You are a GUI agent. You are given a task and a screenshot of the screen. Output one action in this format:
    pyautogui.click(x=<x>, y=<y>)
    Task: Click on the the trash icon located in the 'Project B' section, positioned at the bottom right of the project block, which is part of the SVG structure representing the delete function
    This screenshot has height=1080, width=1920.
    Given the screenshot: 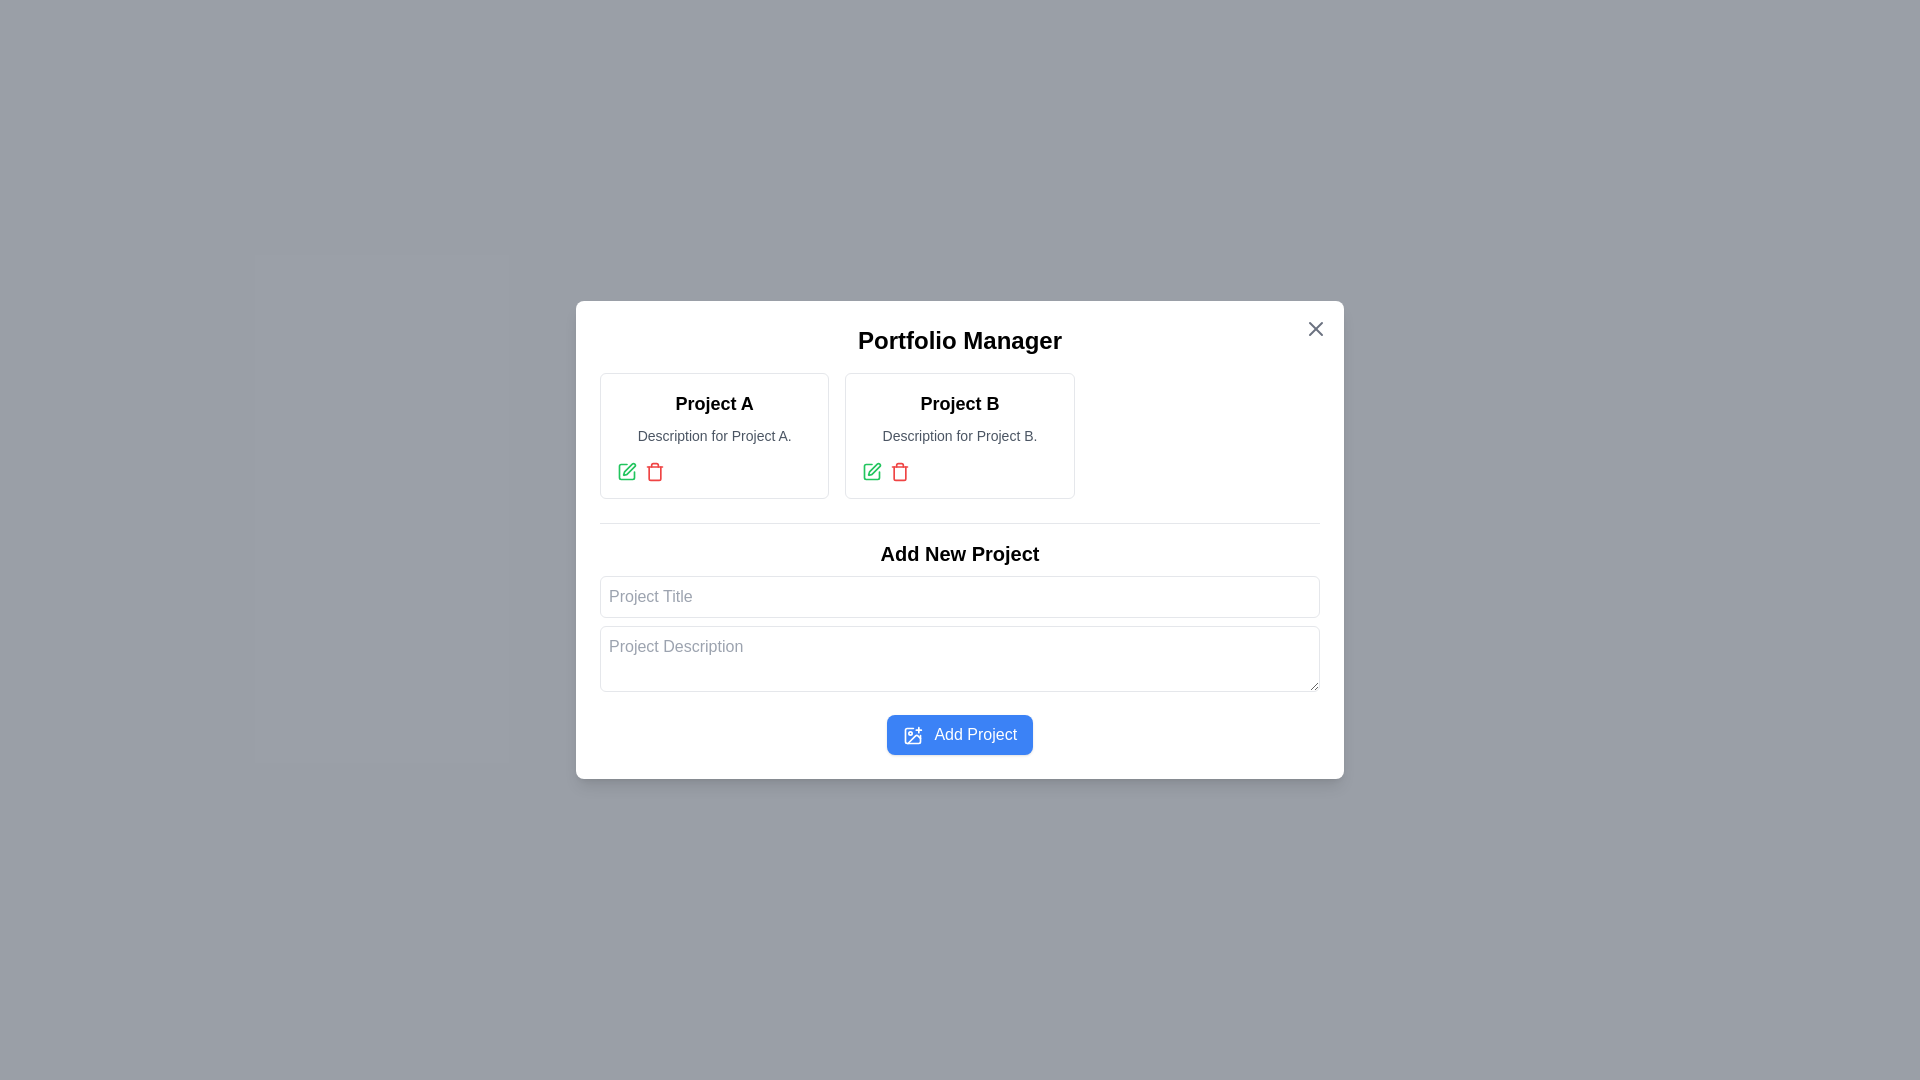 What is the action you would take?
    pyautogui.click(x=899, y=473)
    